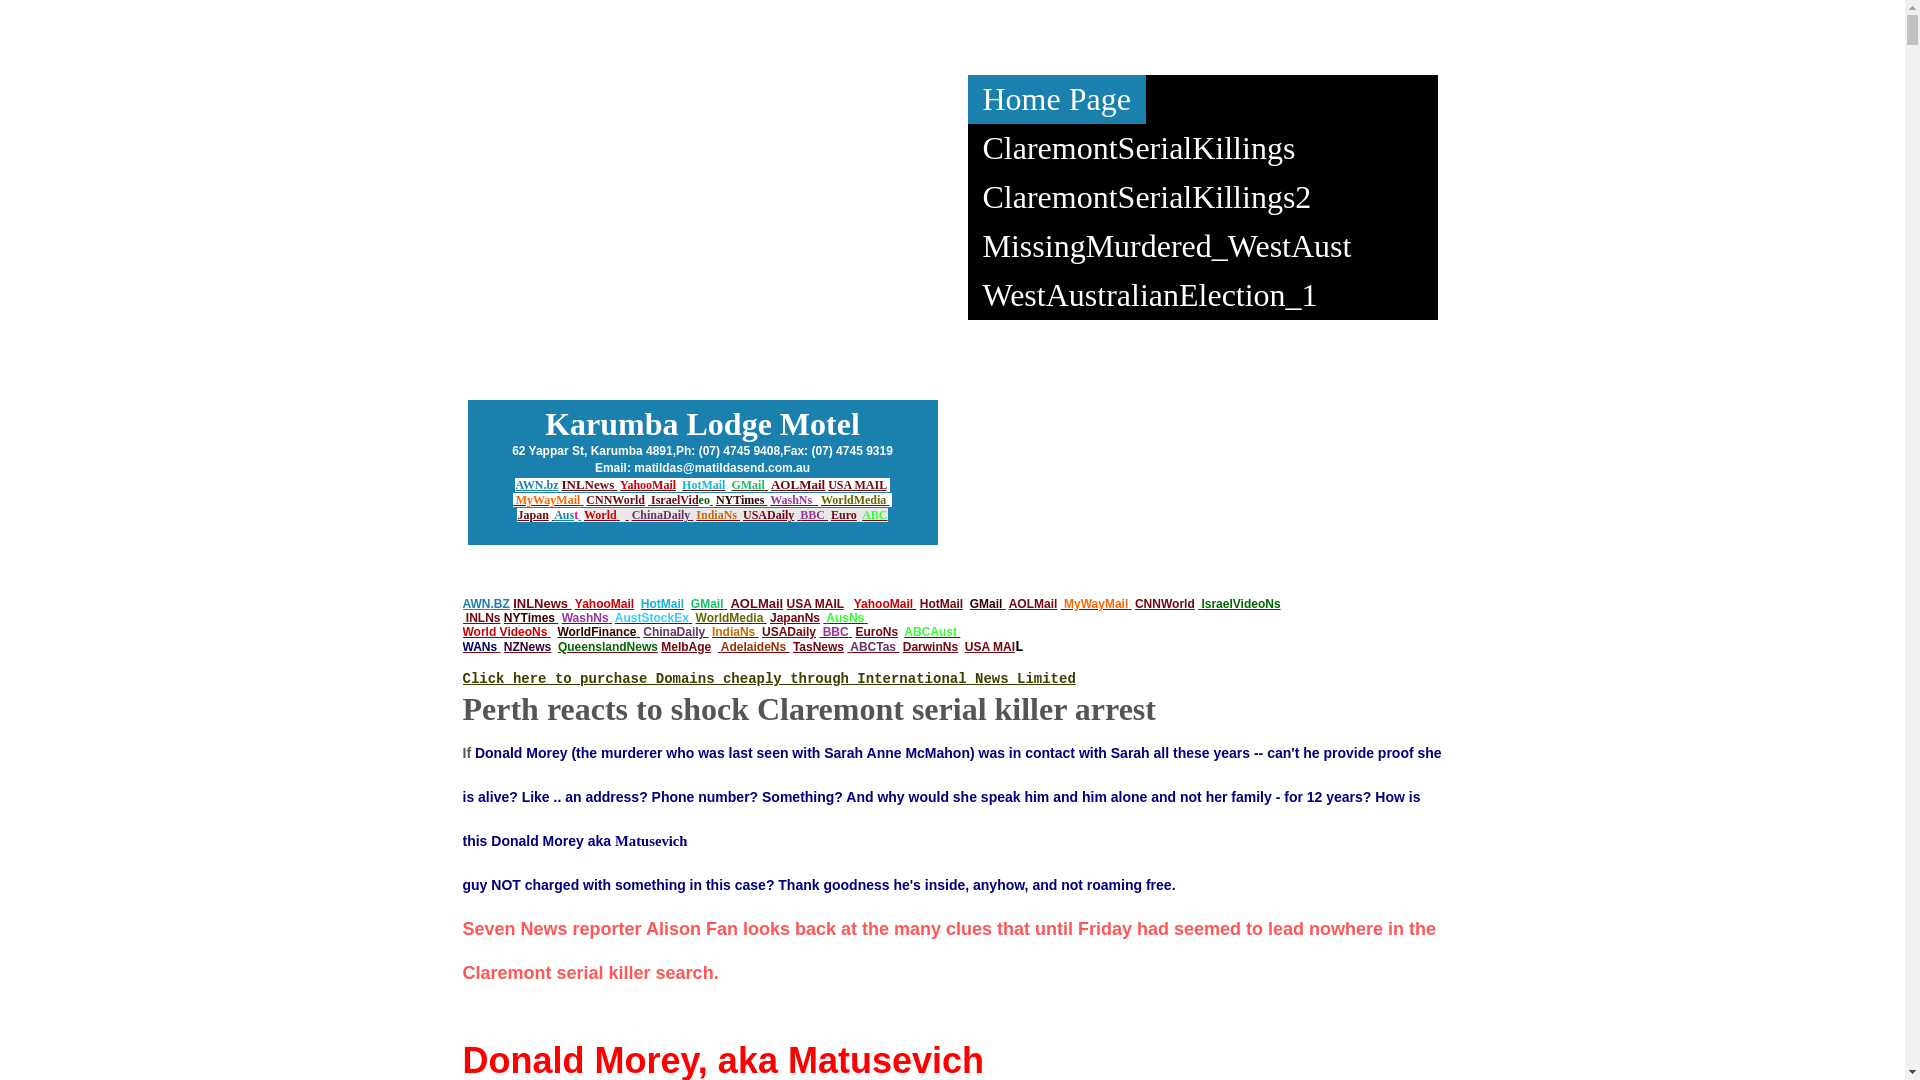 The height and width of the screenshot is (1080, 1920). Describe the element at coordinates (648, 484) in the screenshot. I see `'YahooMail'` at that location.